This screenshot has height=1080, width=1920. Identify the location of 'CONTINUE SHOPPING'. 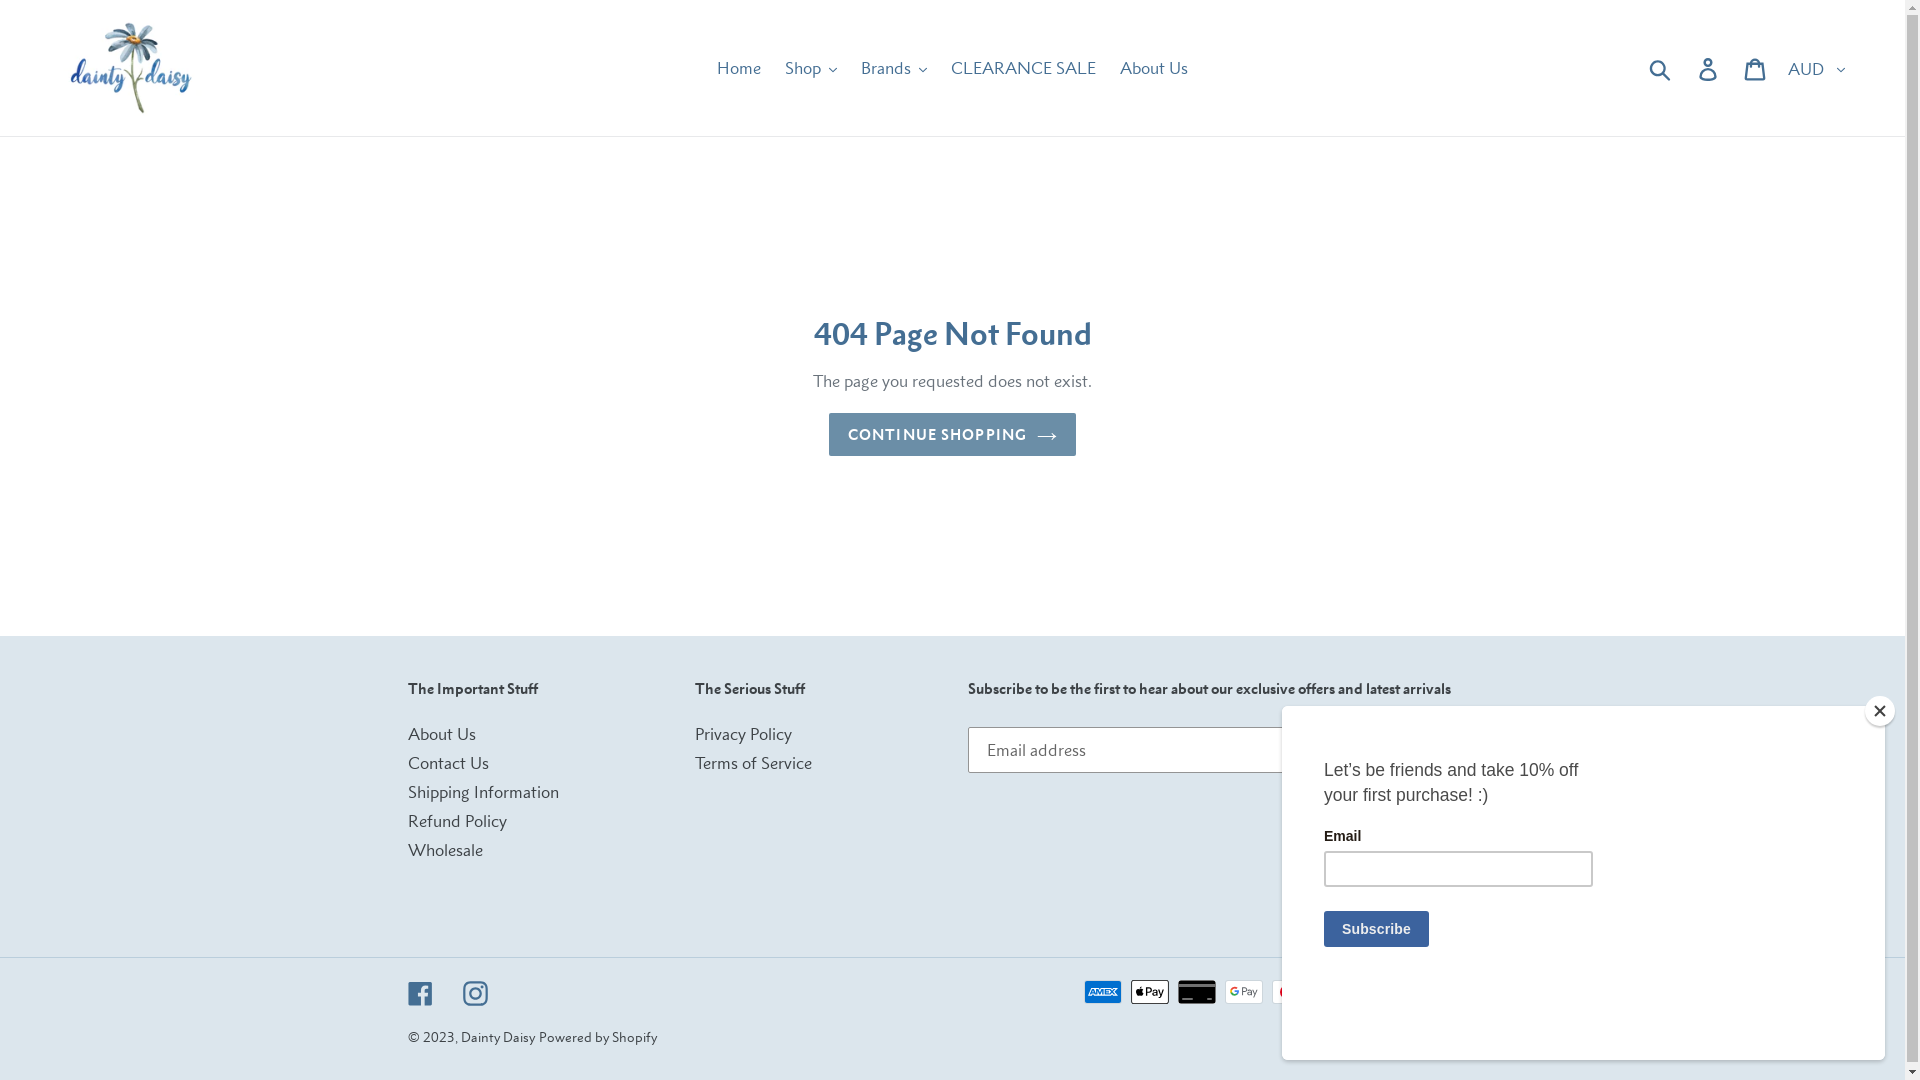
(951, 433).